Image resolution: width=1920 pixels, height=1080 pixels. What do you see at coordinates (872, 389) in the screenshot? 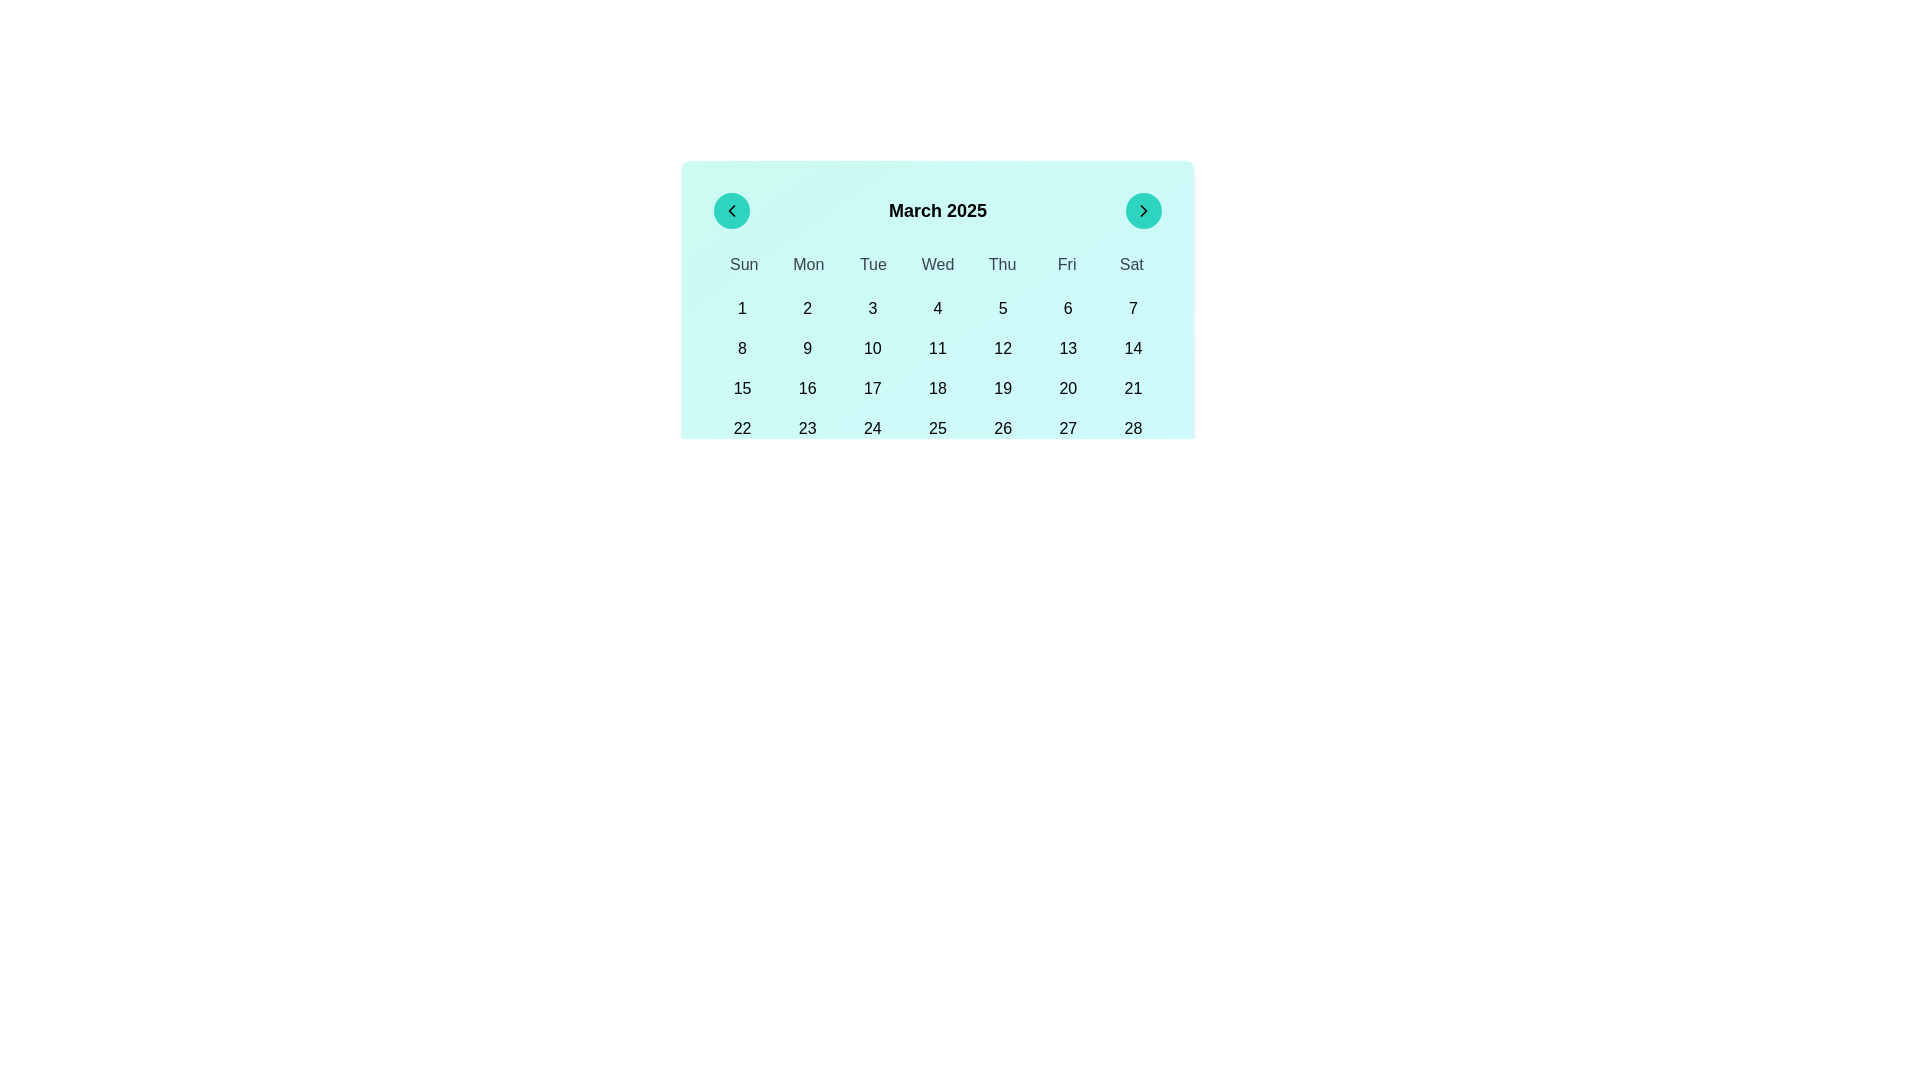
I see `the button styled as a calendar cell containing the number '17'` at bounding box center [872, 389].